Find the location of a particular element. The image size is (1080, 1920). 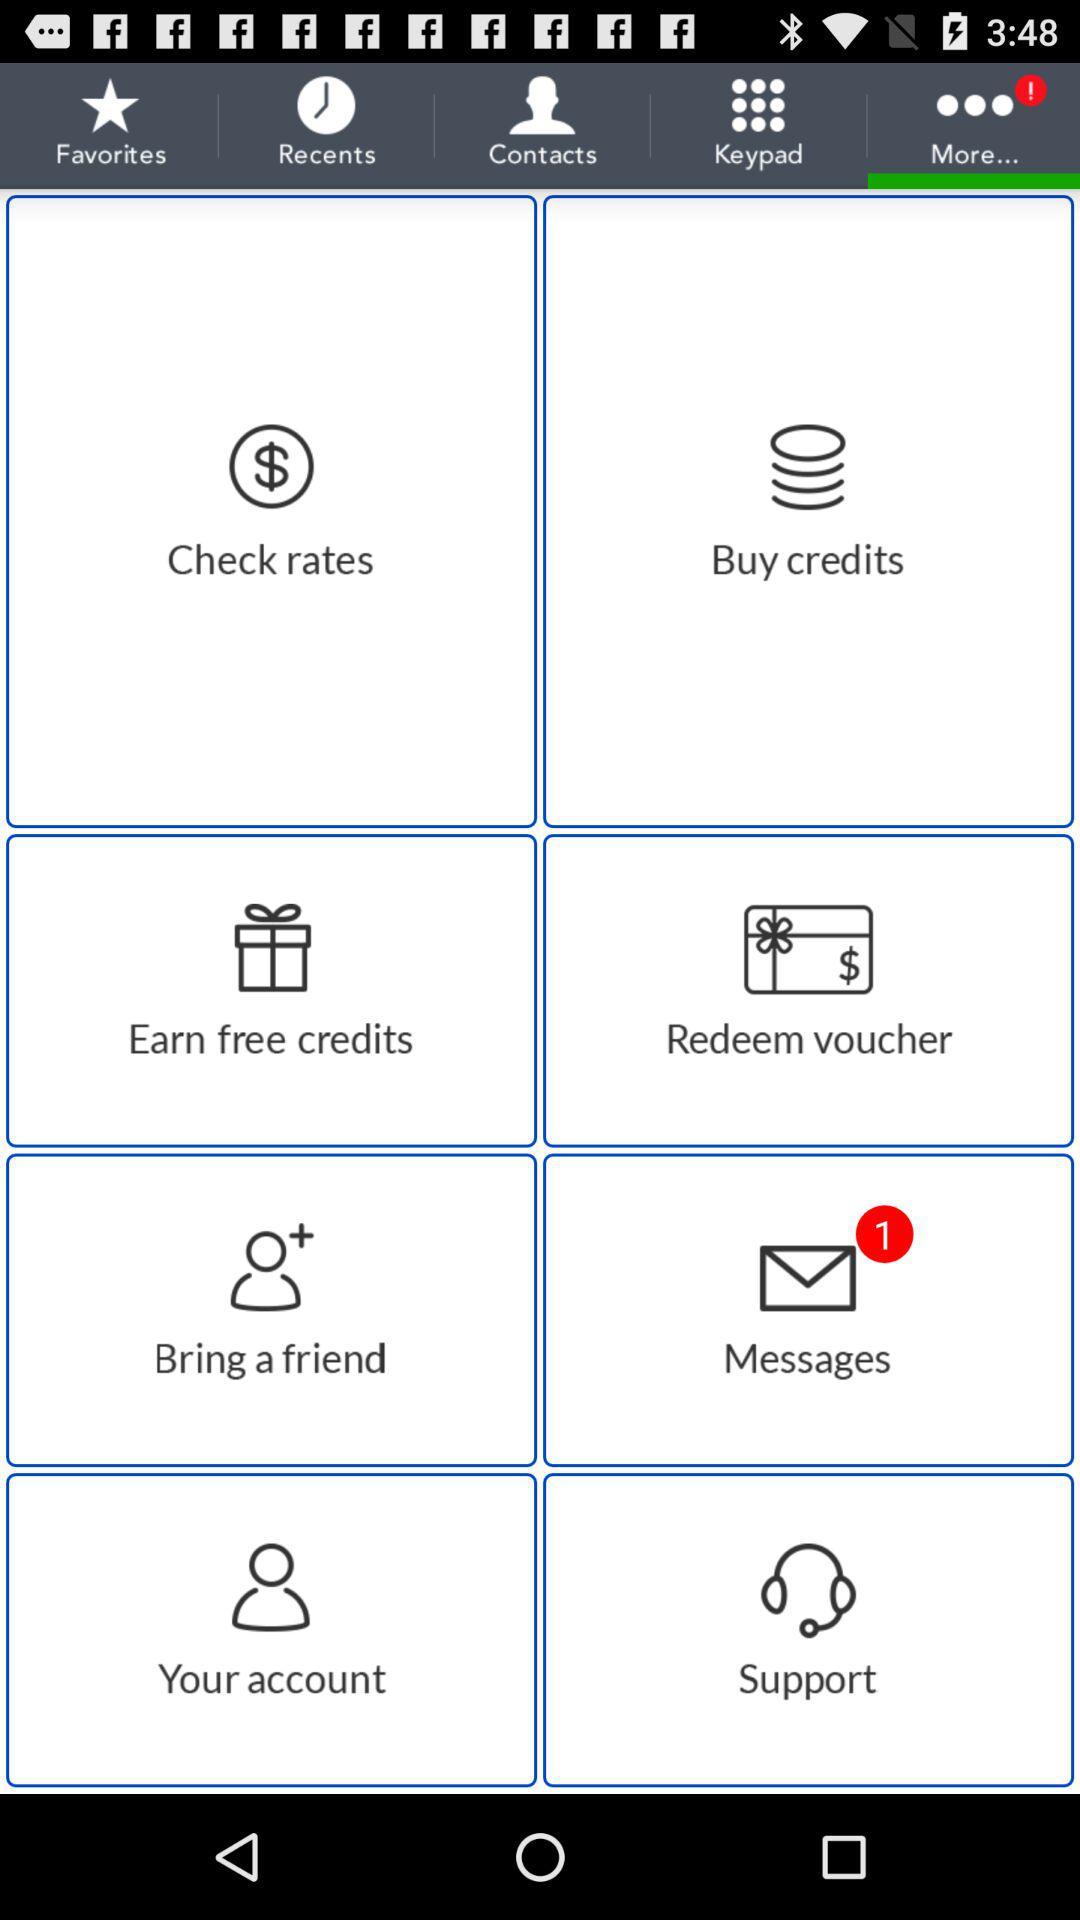

contact support is located at coordinates (807, 1630).